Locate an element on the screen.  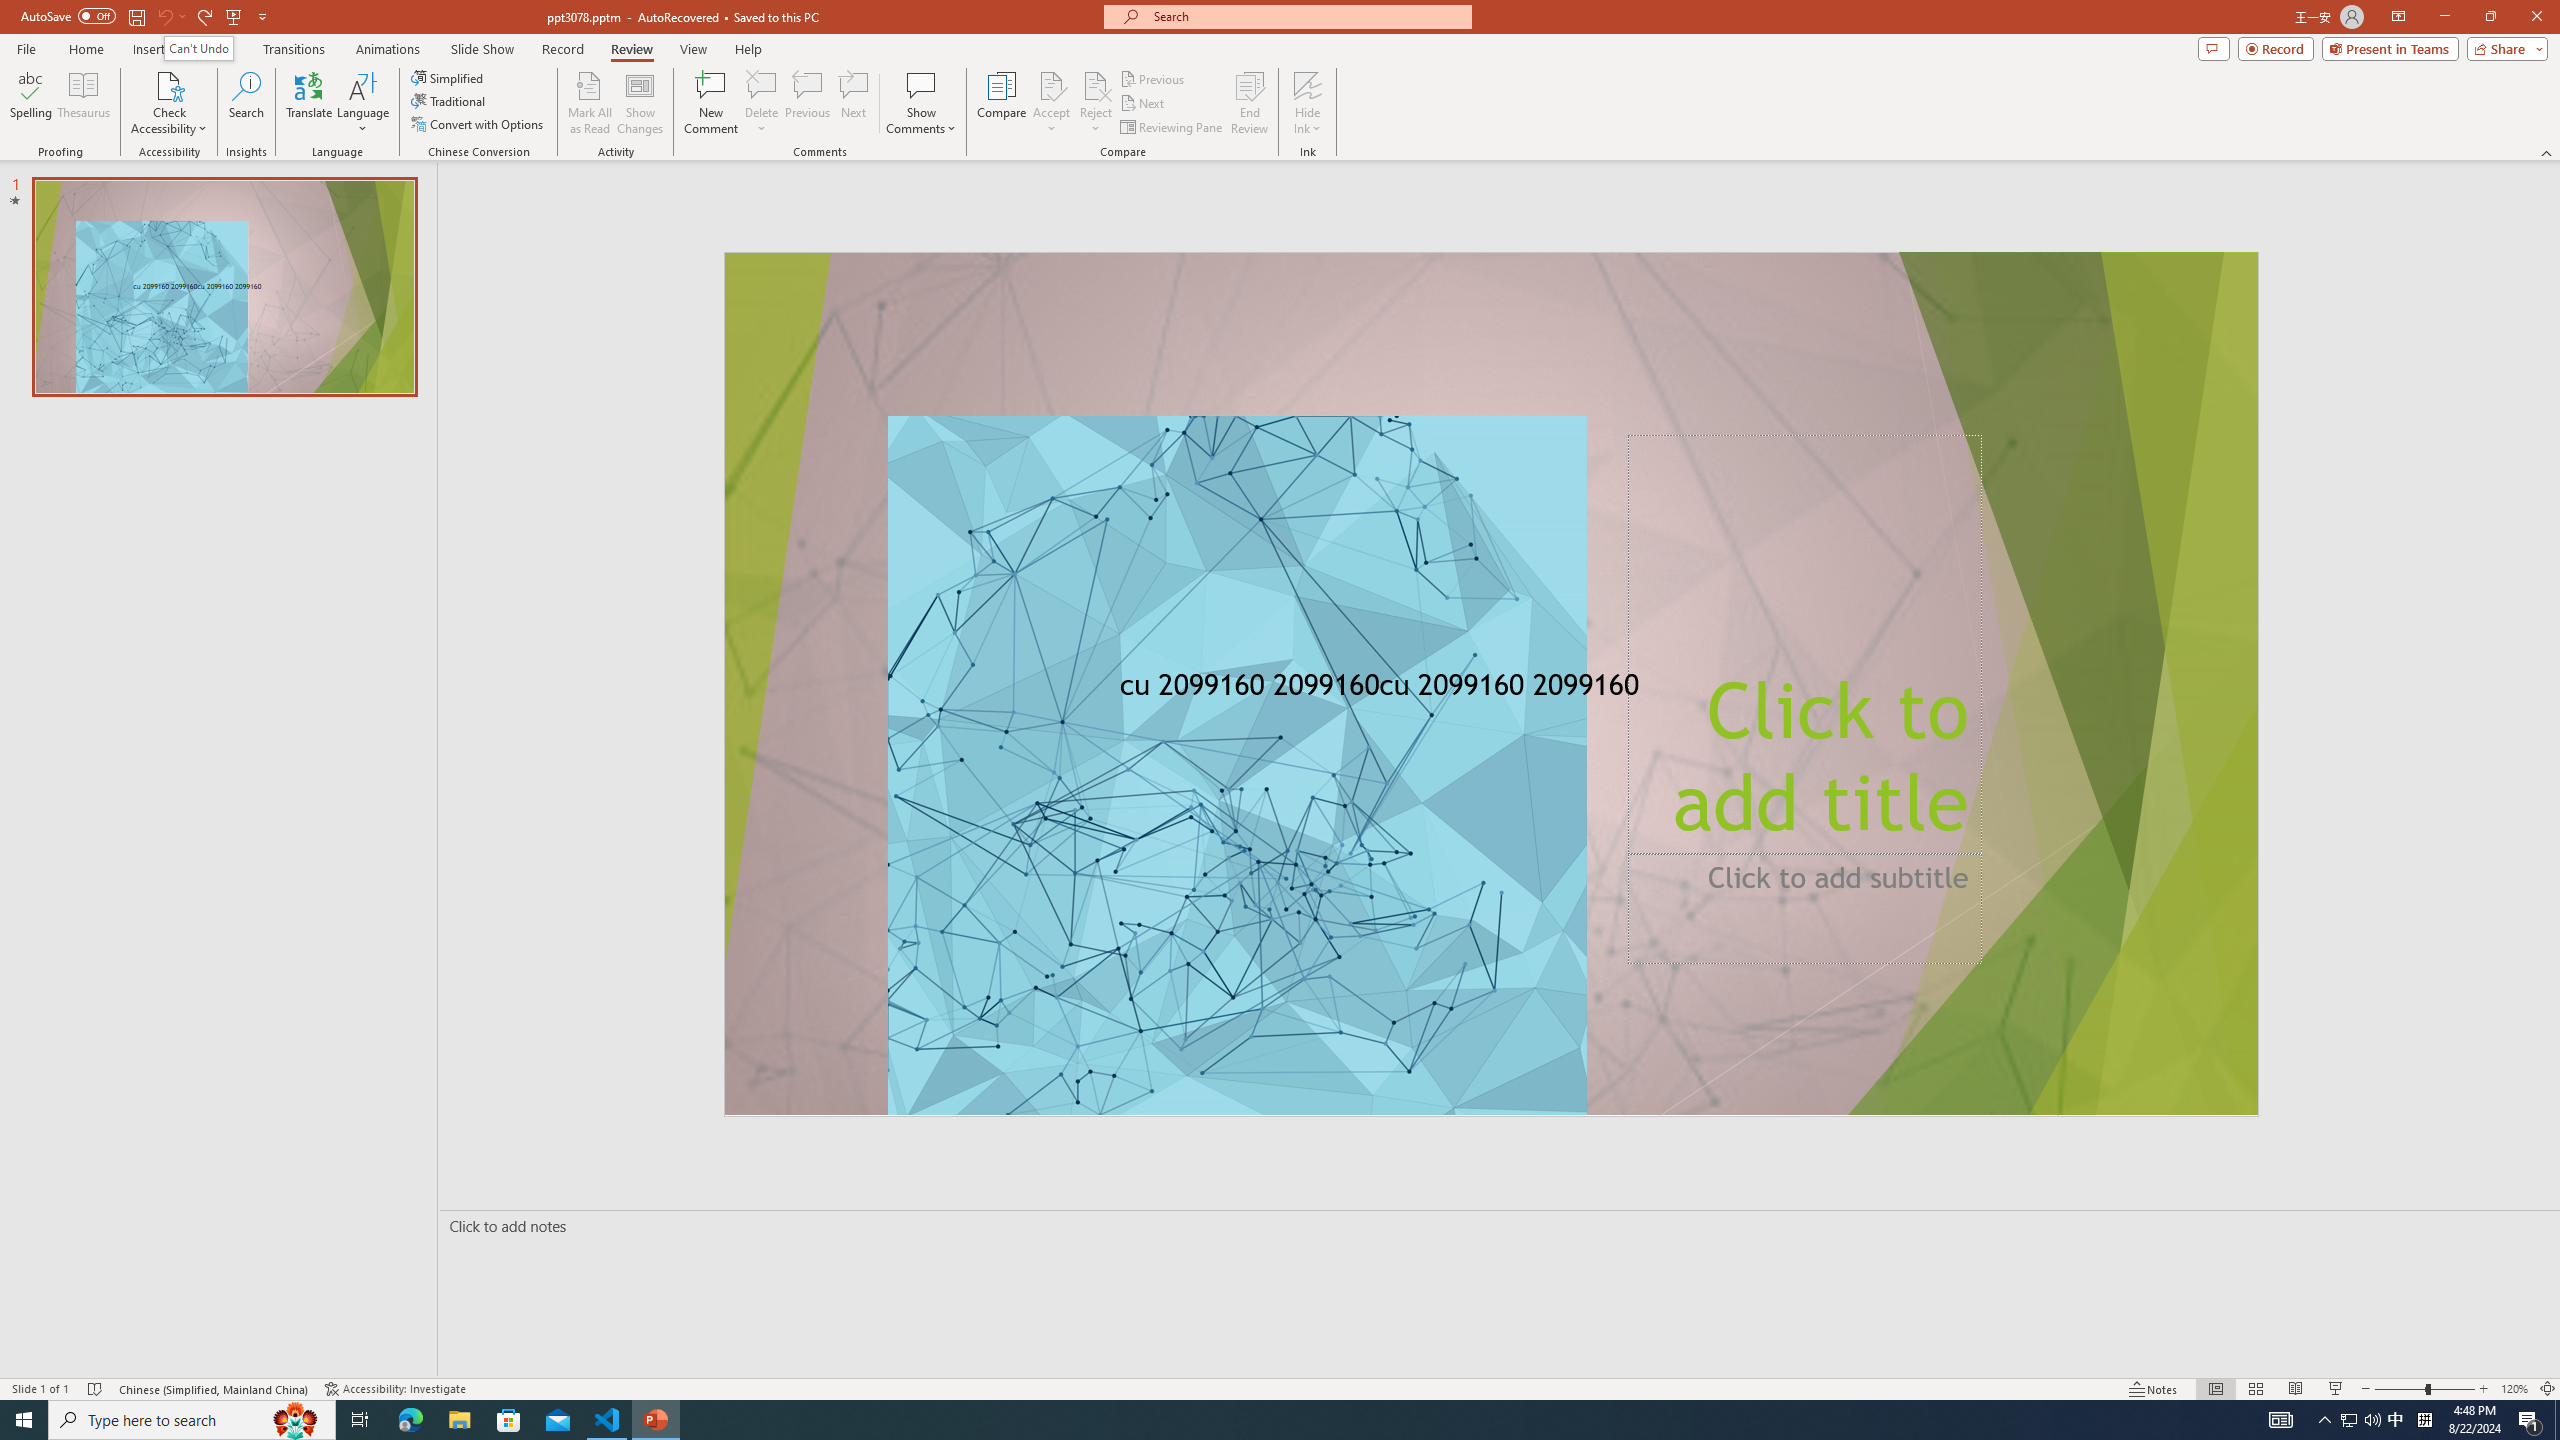
'New Comment' is located at coordinates (709, 103).